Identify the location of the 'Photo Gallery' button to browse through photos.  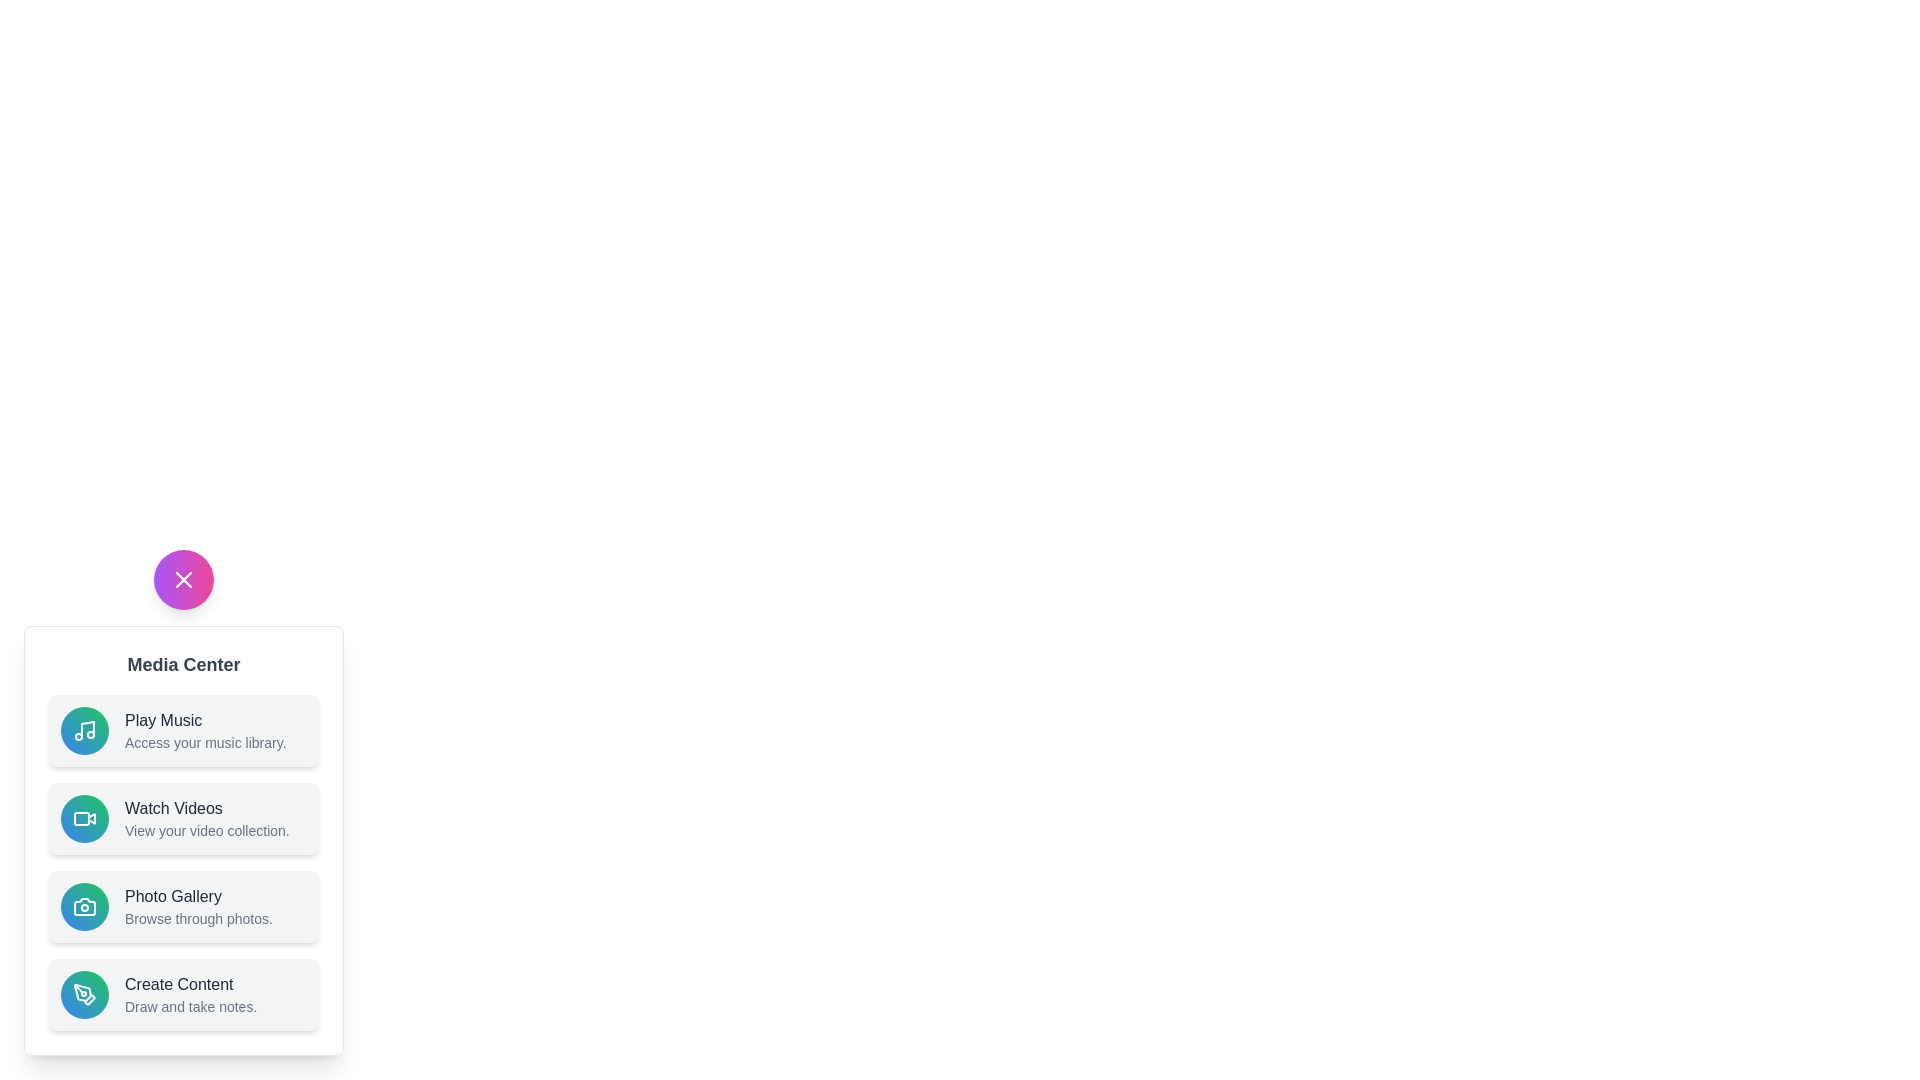
(183, 906).